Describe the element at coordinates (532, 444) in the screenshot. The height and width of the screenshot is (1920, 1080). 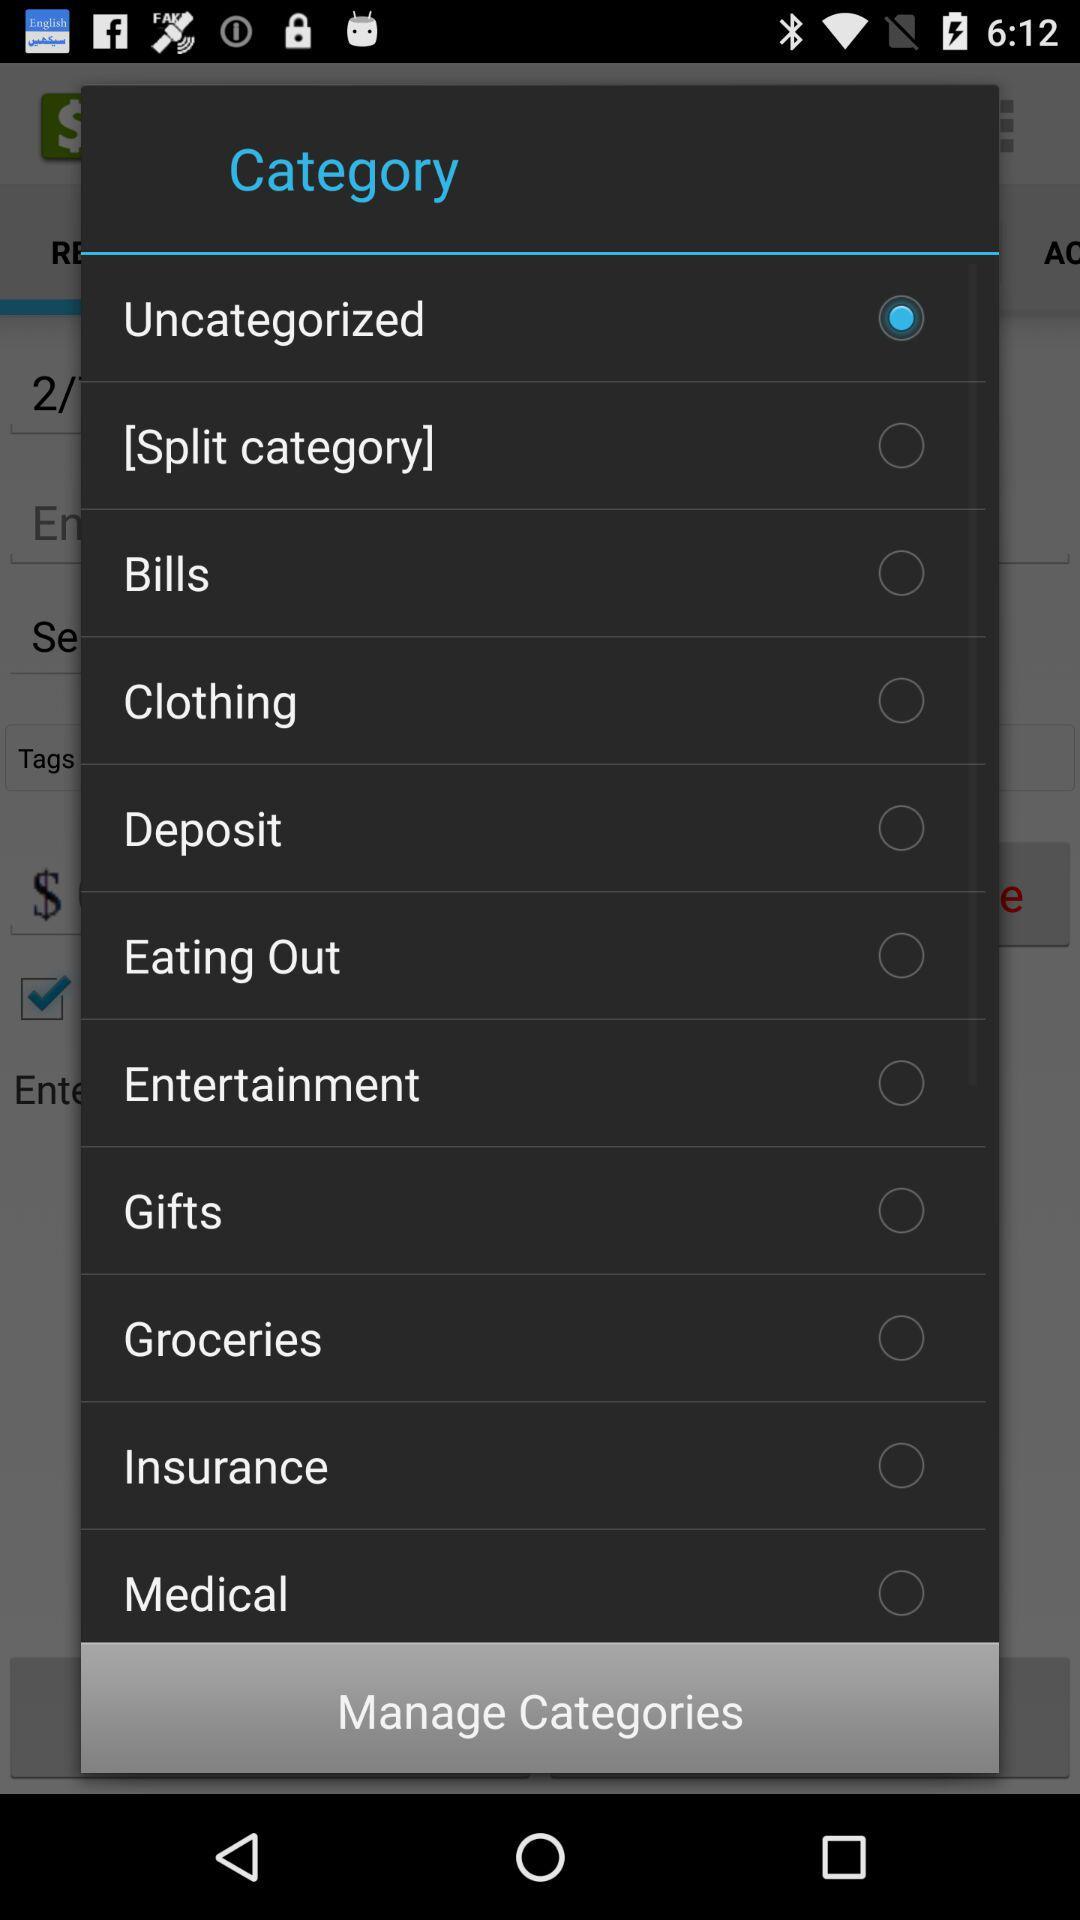
I see `[split category]` at that location.